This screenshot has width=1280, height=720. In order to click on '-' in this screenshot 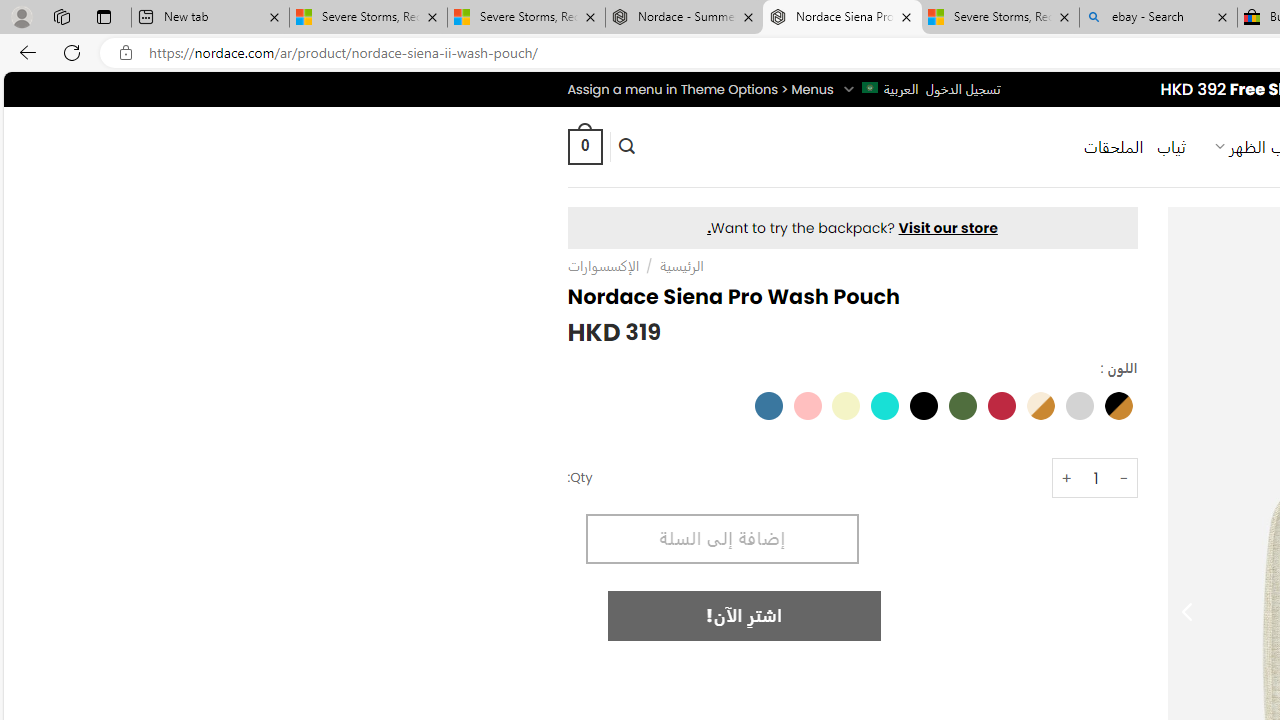, I will do `click(1124, 478)`.